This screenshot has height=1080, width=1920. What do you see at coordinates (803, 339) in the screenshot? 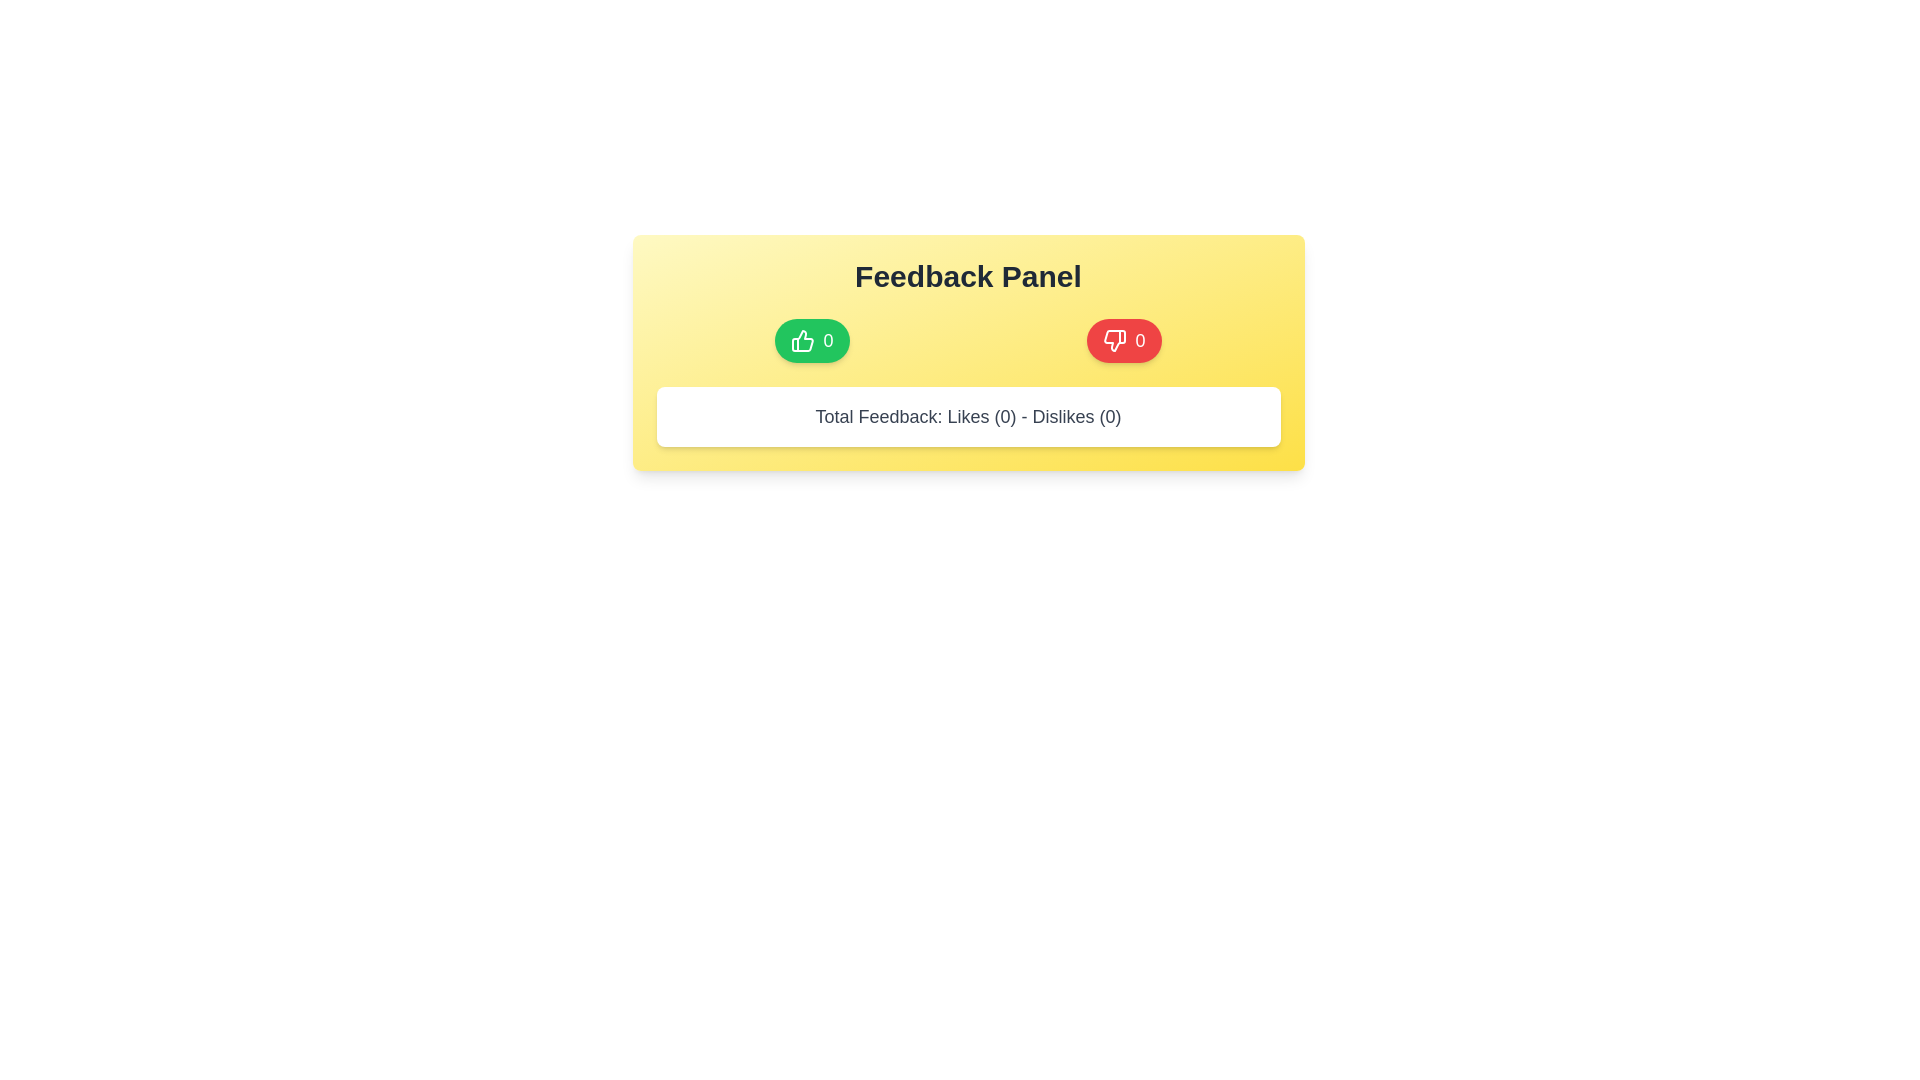
I see `the green thumbs-up icon located within the green circular button on the left side of the feedback panel to invoke an action` at bounding box center [803, 339].